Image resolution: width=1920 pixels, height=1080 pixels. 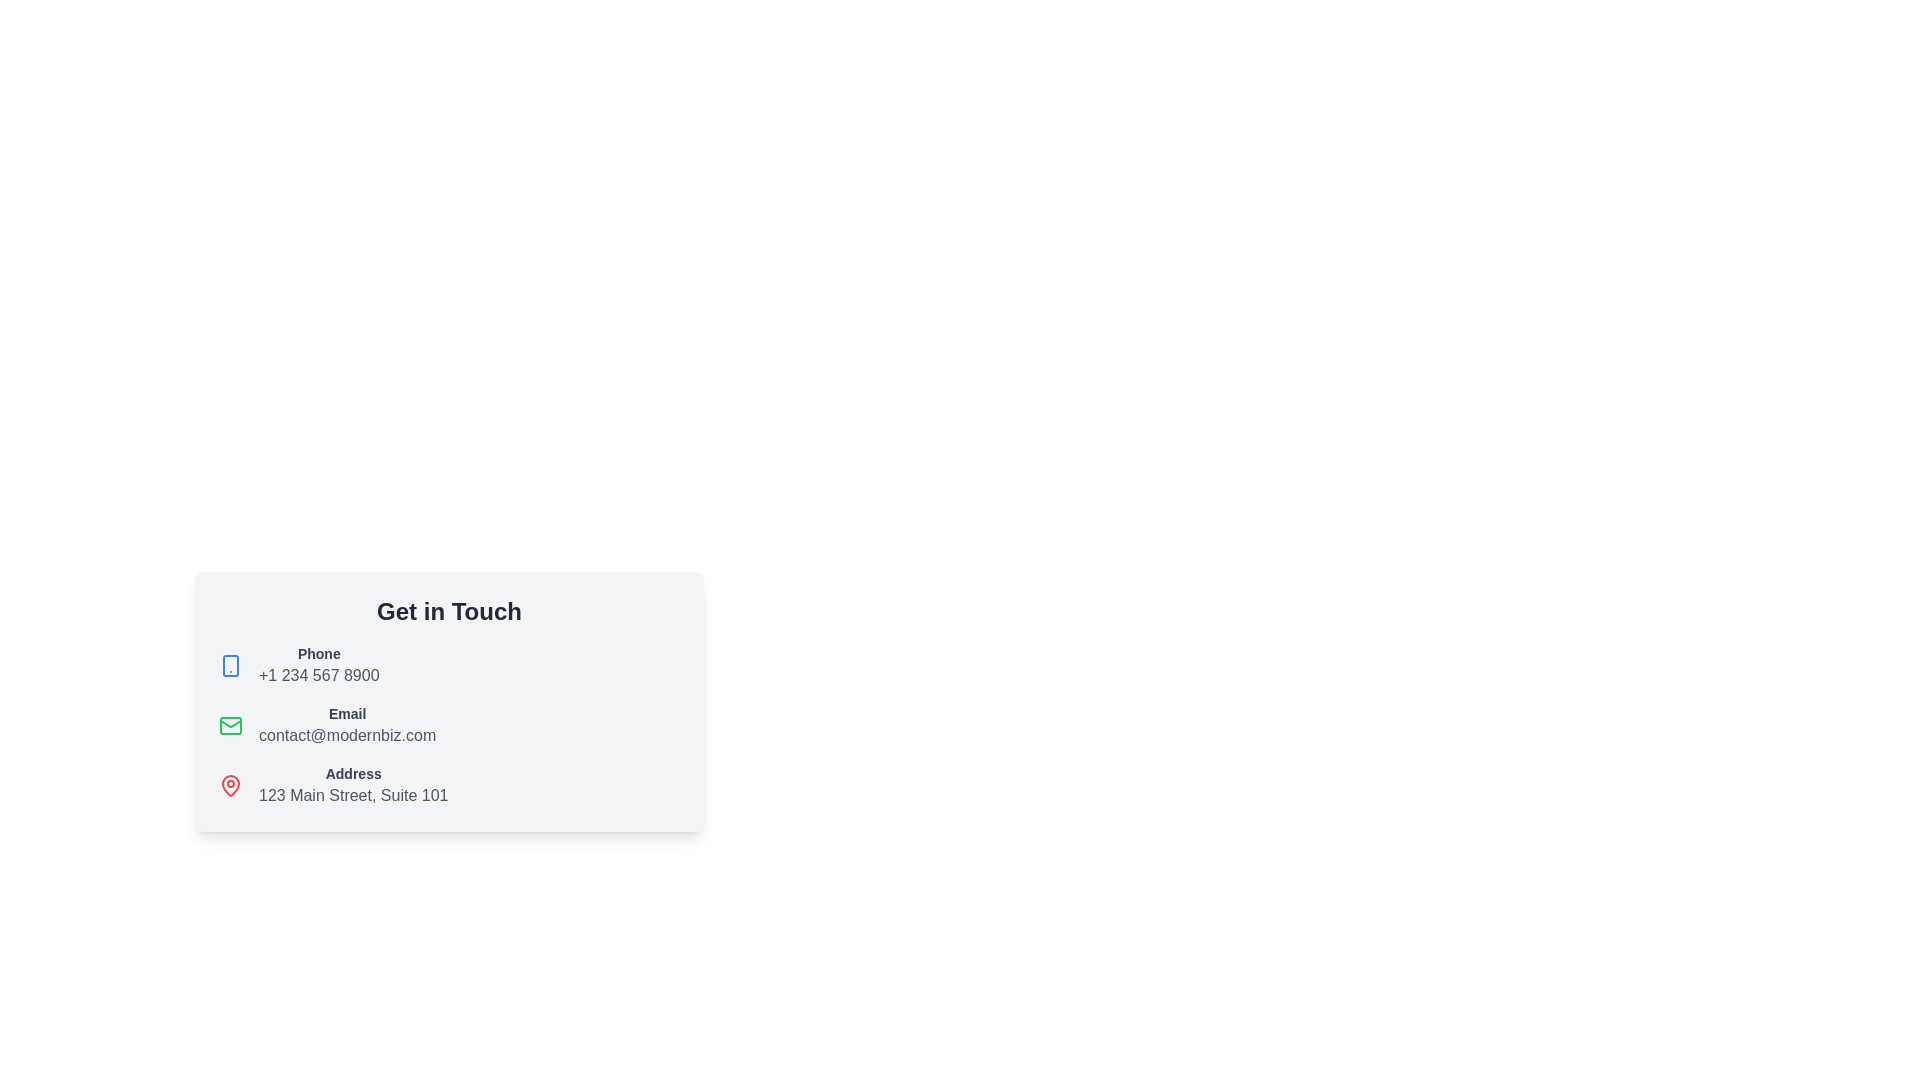 What do you see at coordinates (230, 785) in the screenshot?
I see `the location icon located in the bottom left corner of the address section of the 'Get in Touch' contact information card, next to the text 'Address123 Main Street, Suite 101'` at bounding box center [230, 785].